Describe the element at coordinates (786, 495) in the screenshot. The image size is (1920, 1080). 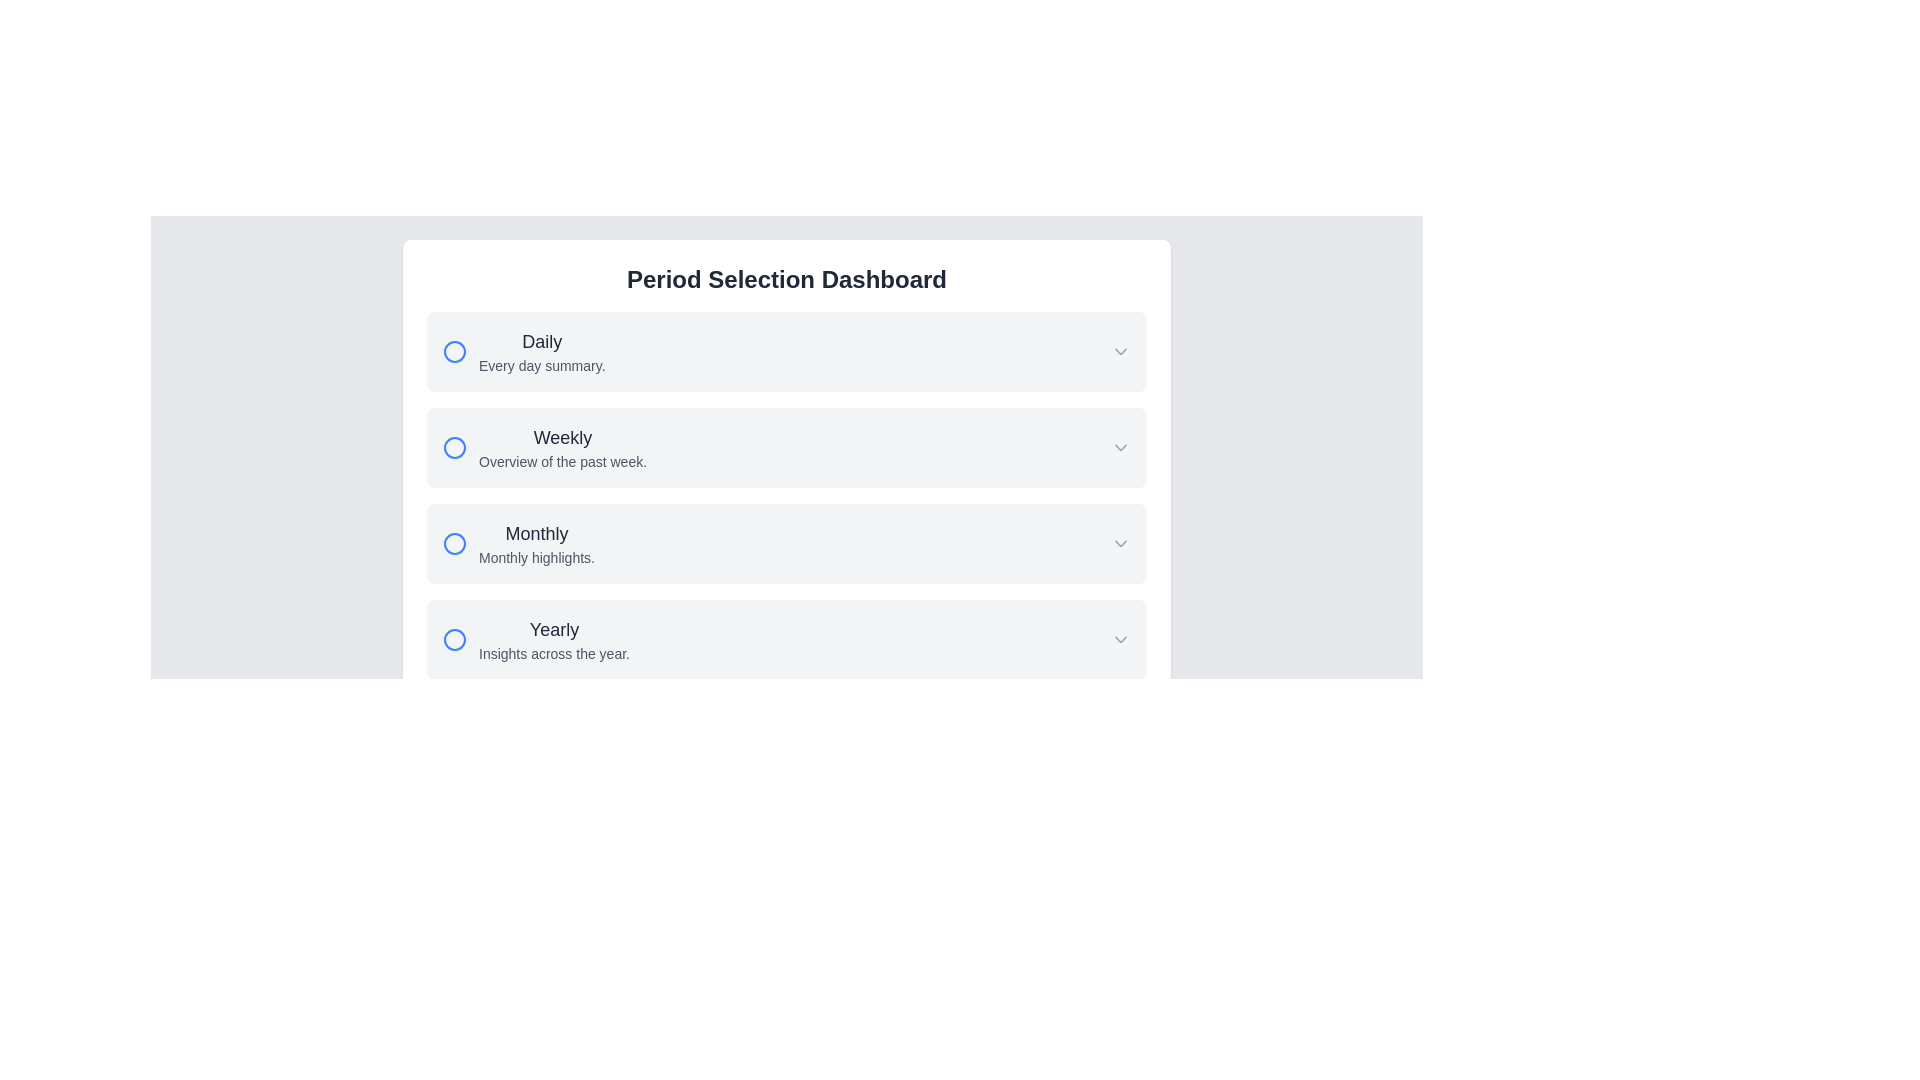
I see `the second section of the Option Selector labeled 'Weekly'` at that location.